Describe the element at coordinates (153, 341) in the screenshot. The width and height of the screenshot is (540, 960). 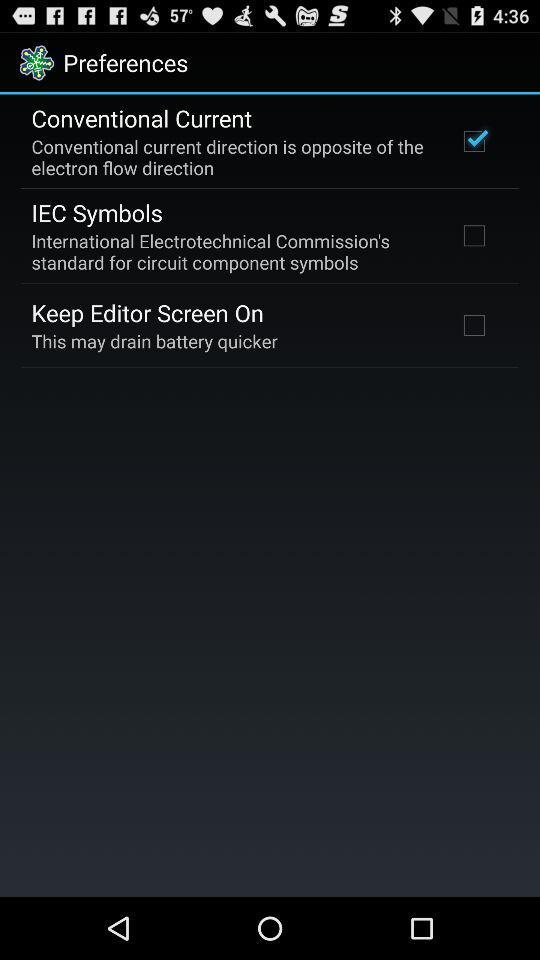
I see `the this may drain` at that location.